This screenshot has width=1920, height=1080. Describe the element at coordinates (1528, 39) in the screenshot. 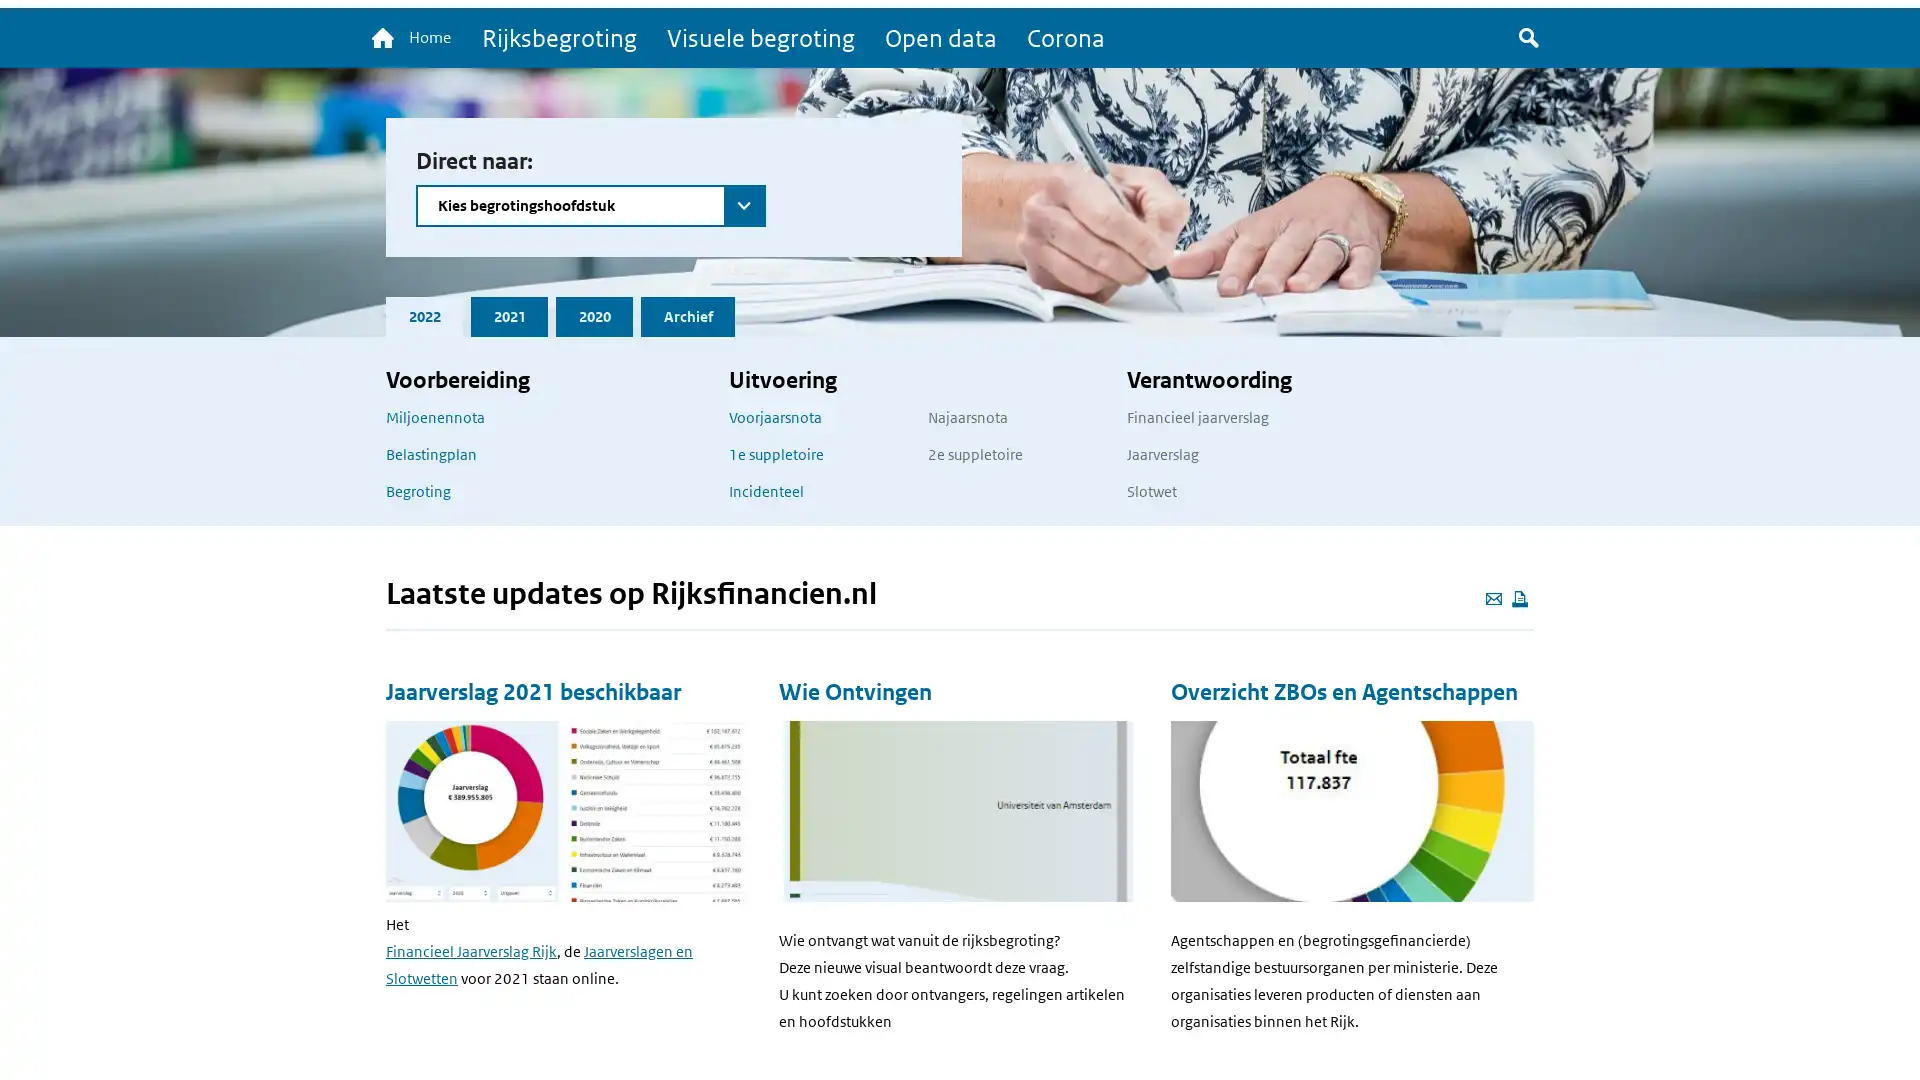

I see `Zoek` at that location.